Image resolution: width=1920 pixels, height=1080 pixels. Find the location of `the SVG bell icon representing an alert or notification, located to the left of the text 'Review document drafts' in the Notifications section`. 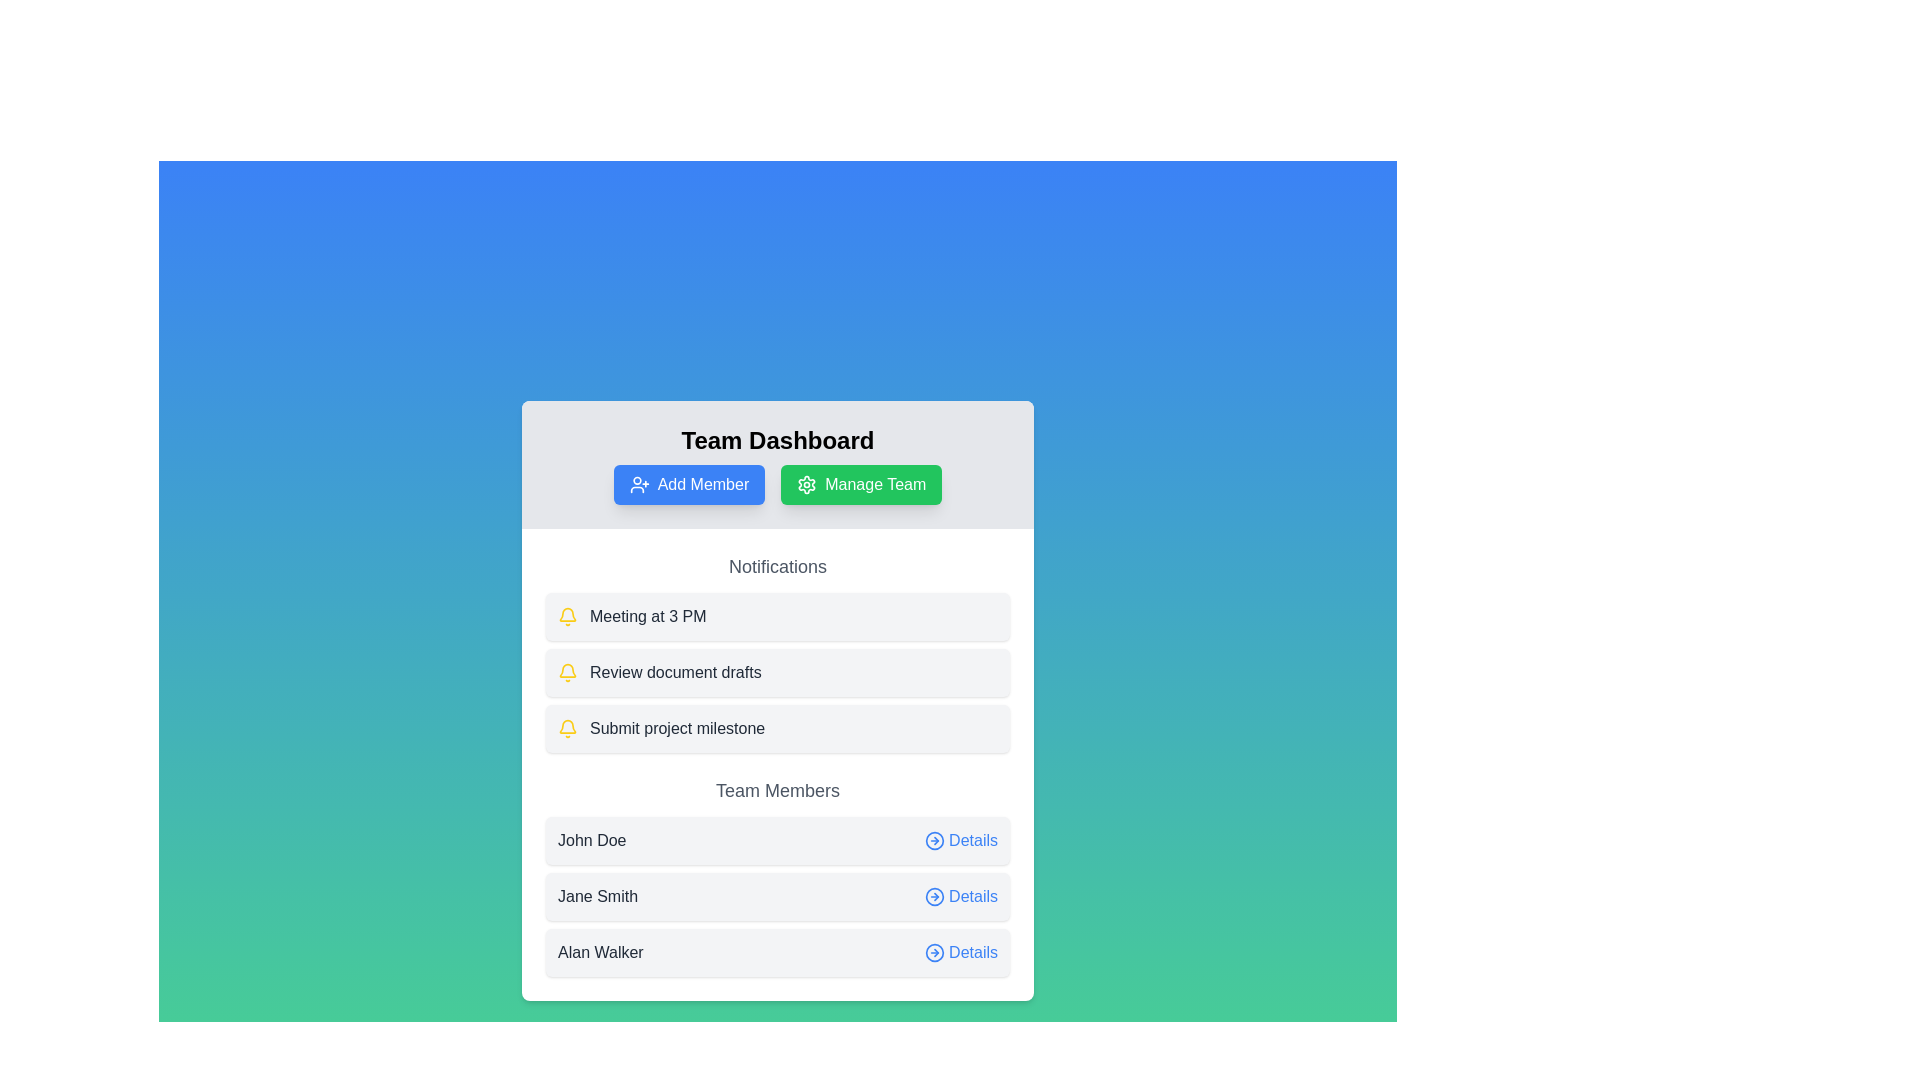

the SVG bell icon representing an alert or notification, located to the left of the text 'Review document drafts' in the Notifications section is located at coordinates (566, 672).